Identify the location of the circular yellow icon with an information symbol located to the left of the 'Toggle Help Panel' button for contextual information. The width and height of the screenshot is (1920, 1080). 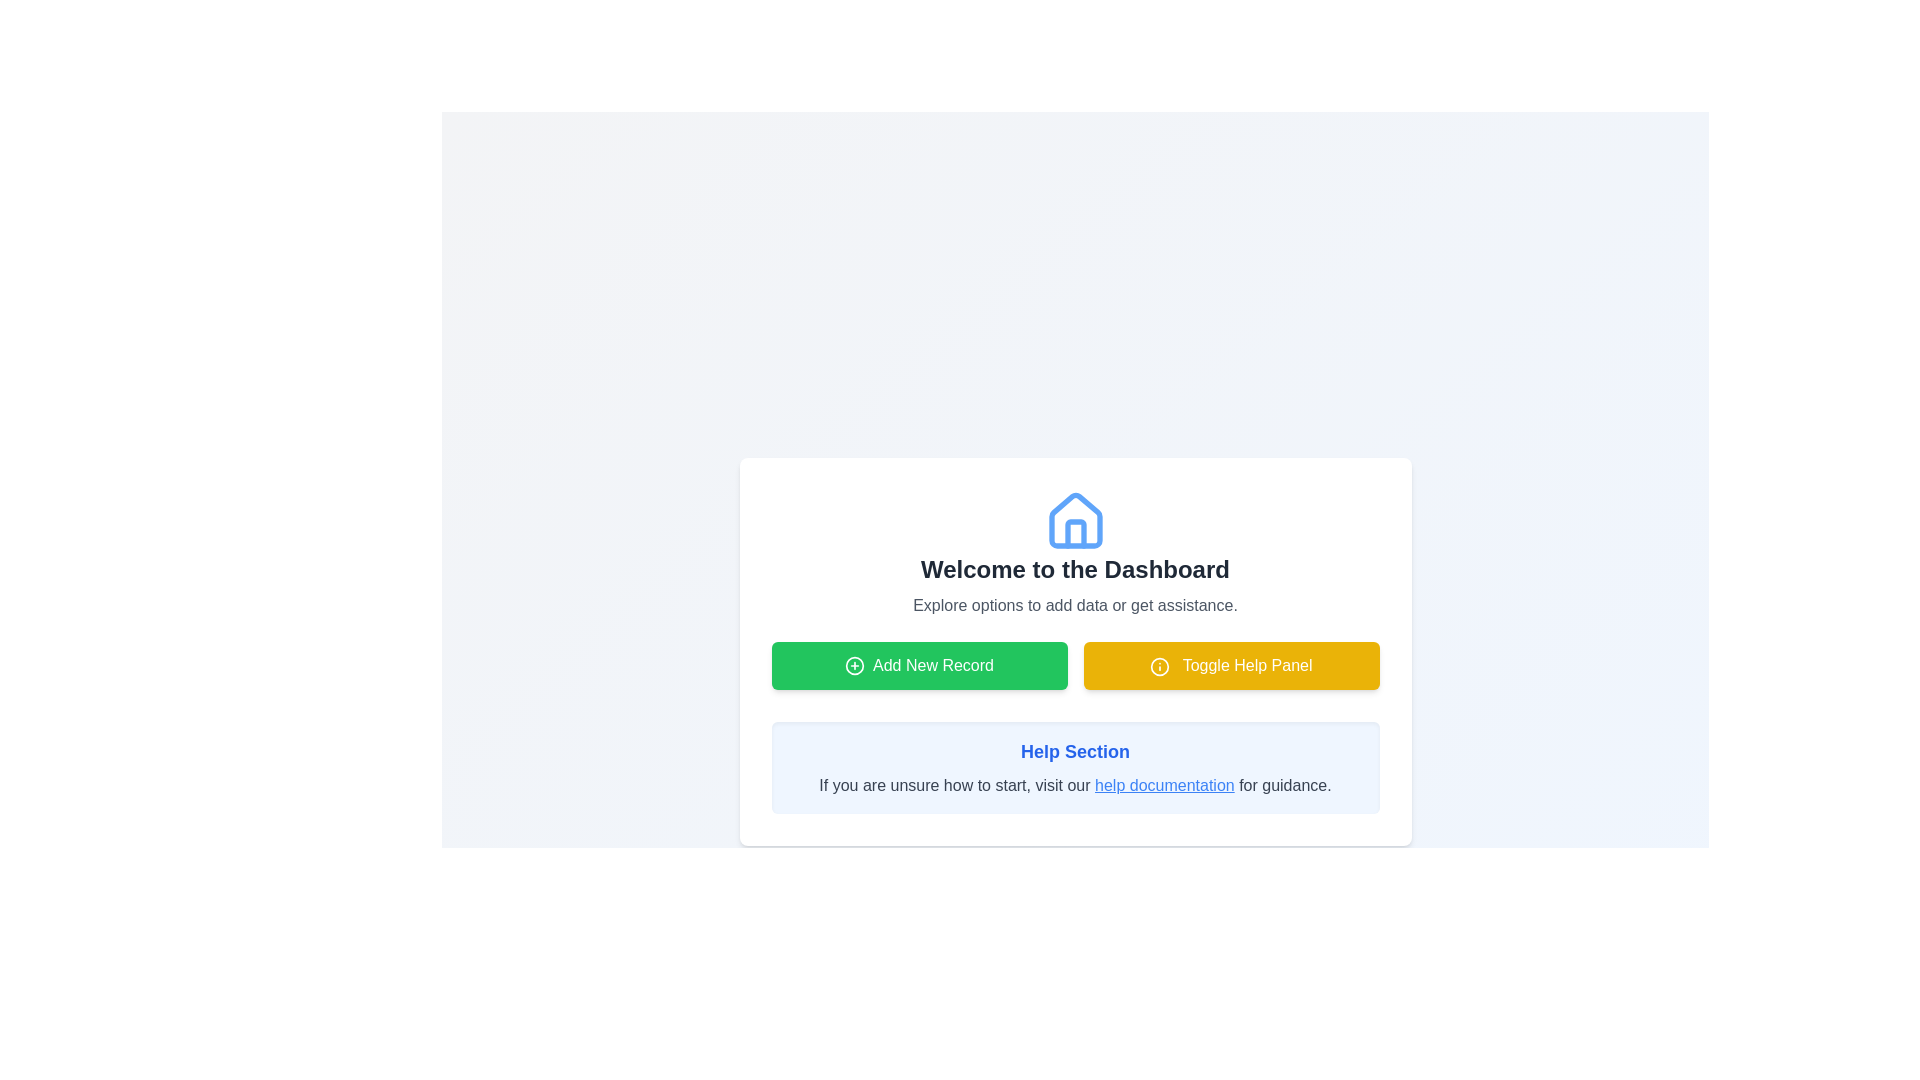
(1160, 666).